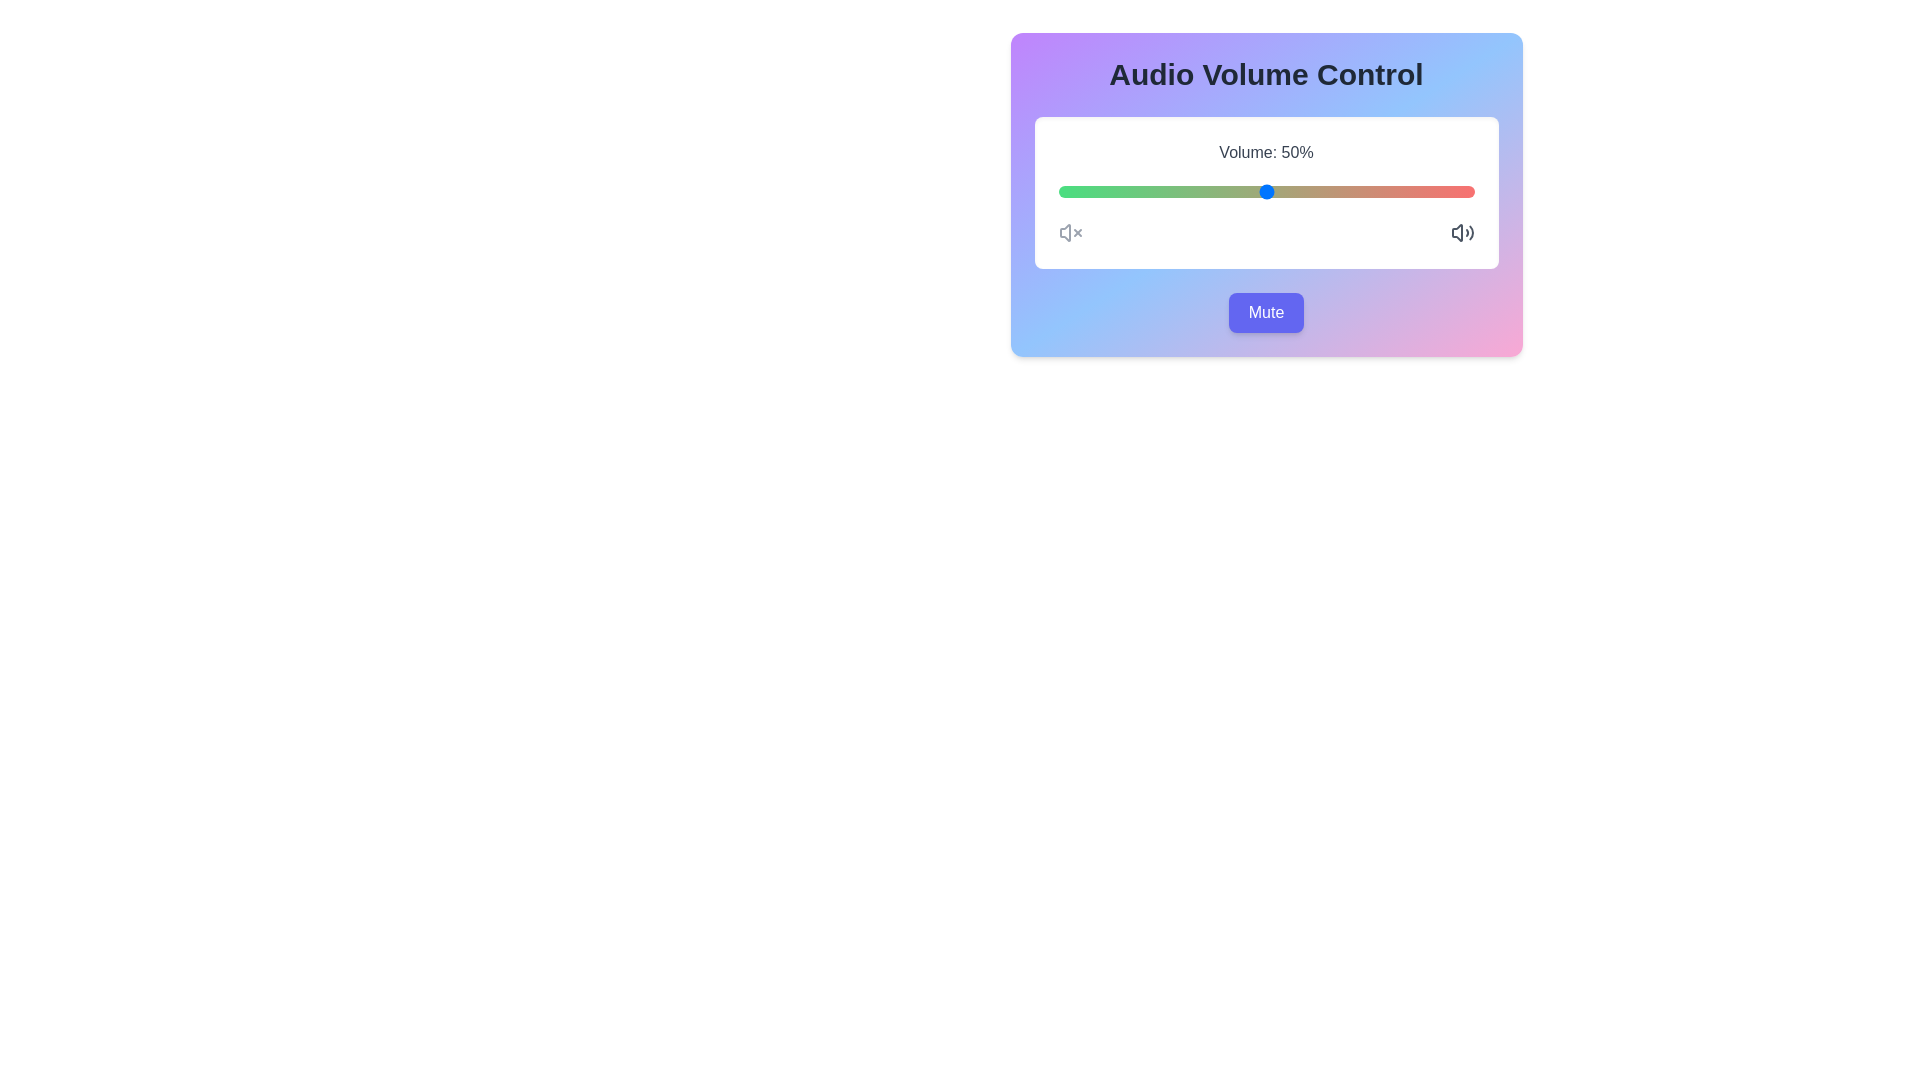 This screenshot has height=1080, width=1920. Describe the element at coordinates (1265, 312) in the screenshot. I see `the 'Mute' button to mute the audio` at that location.